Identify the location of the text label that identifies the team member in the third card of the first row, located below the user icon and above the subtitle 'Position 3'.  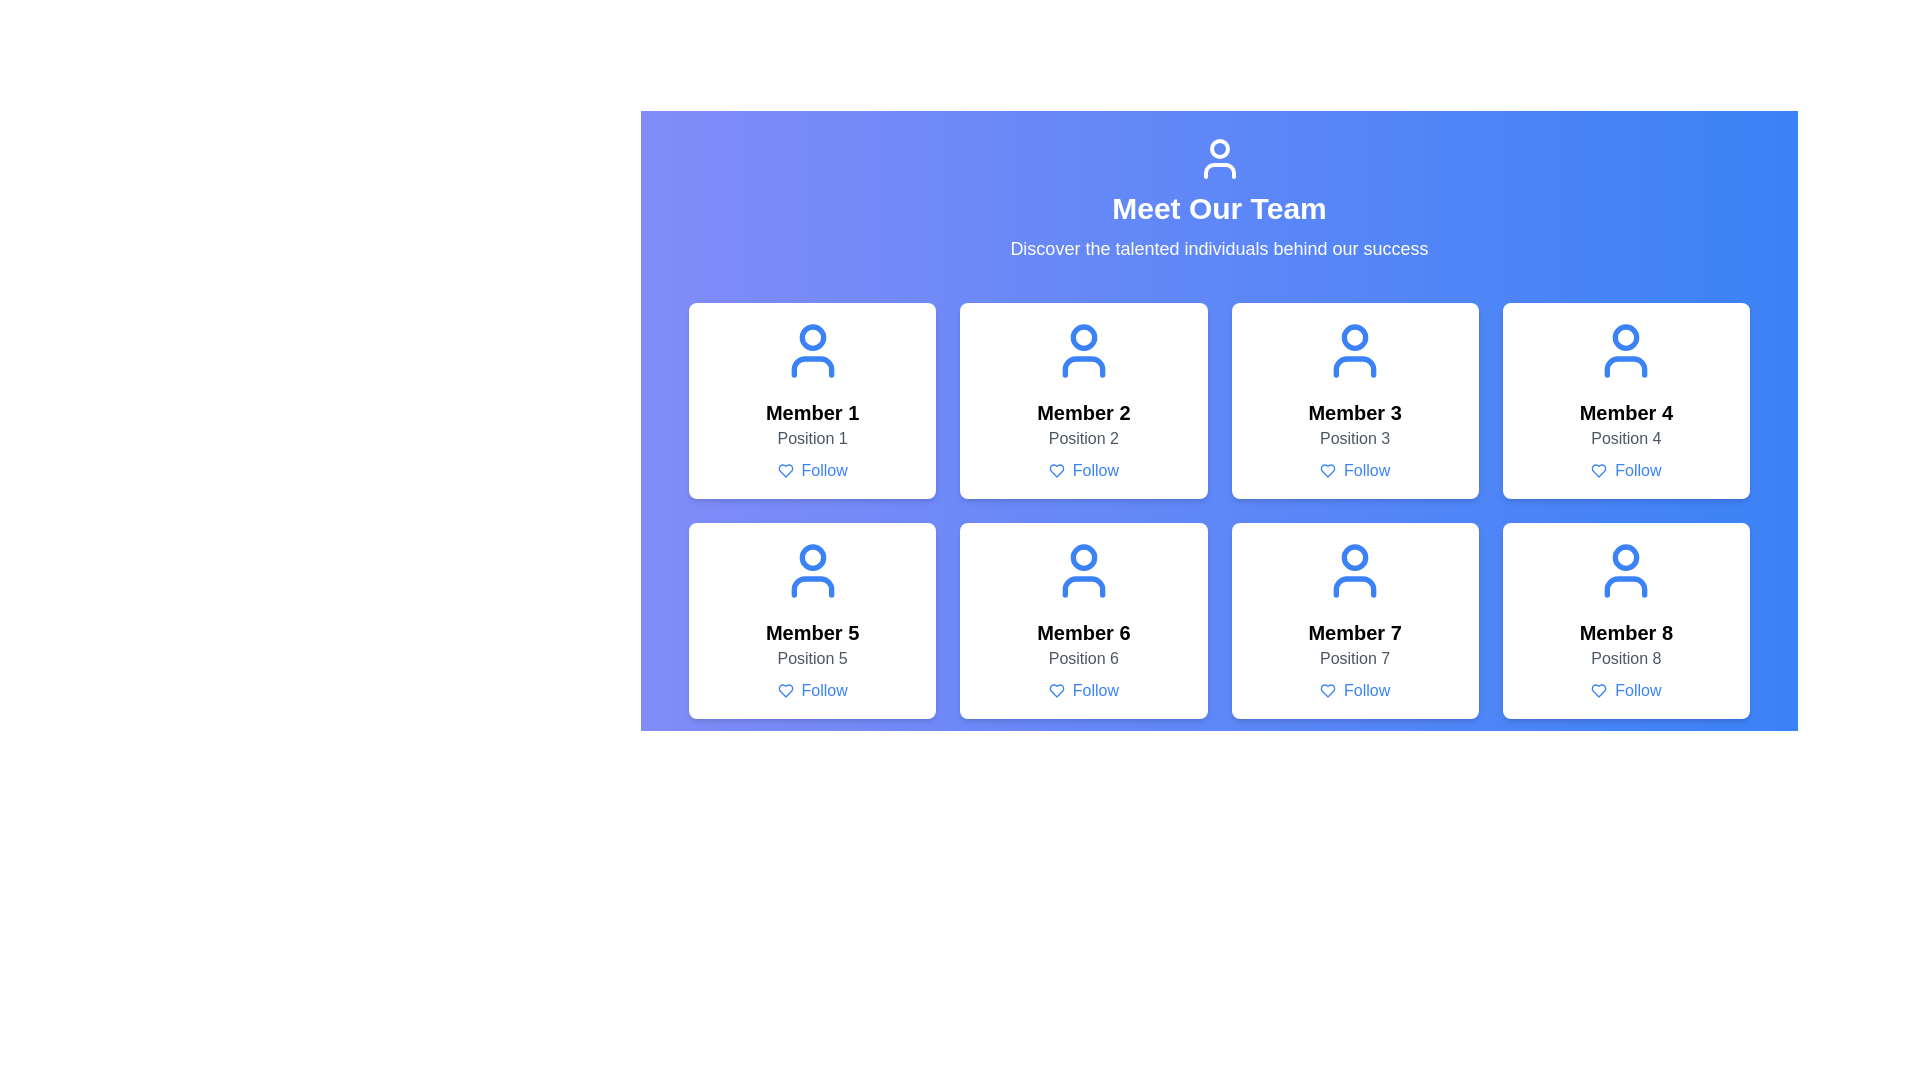
(1355, 411).